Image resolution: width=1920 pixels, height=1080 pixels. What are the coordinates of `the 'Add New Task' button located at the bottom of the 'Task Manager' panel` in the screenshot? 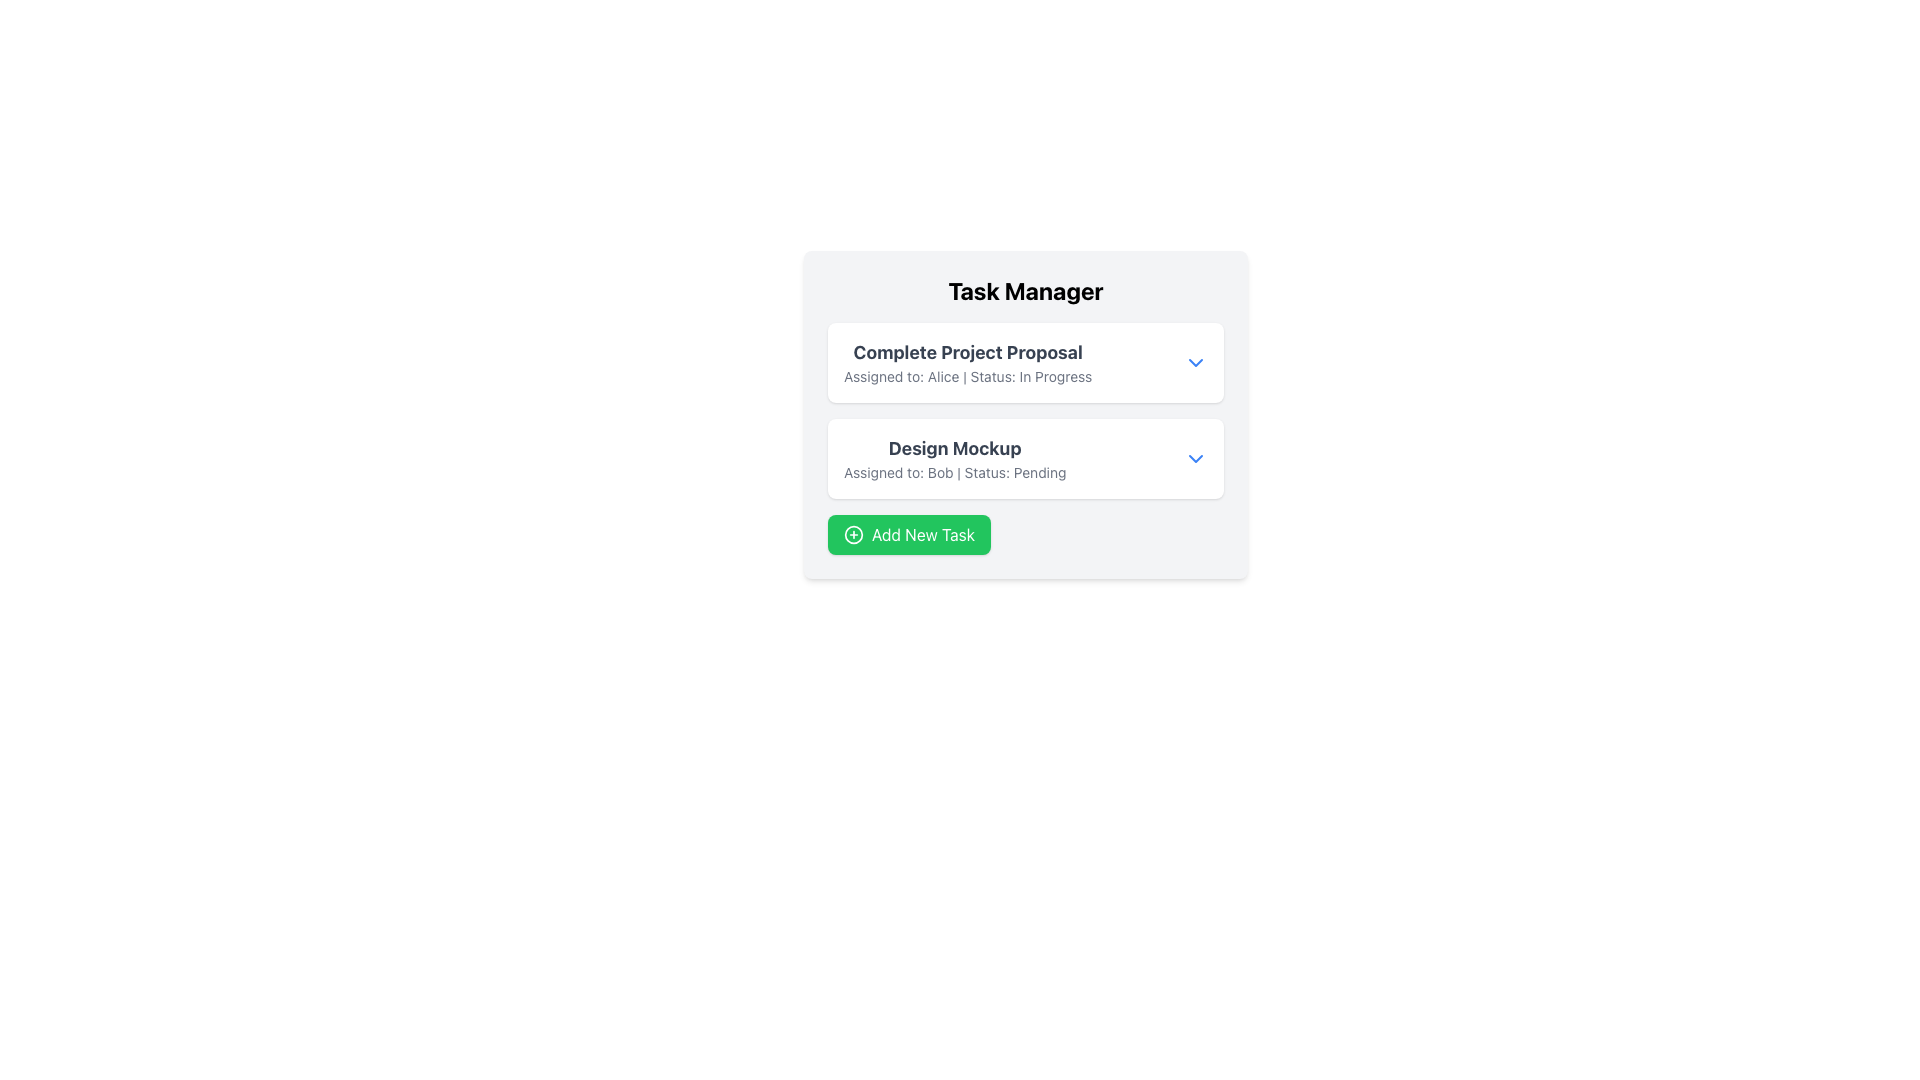 It's located at (1026, 534).